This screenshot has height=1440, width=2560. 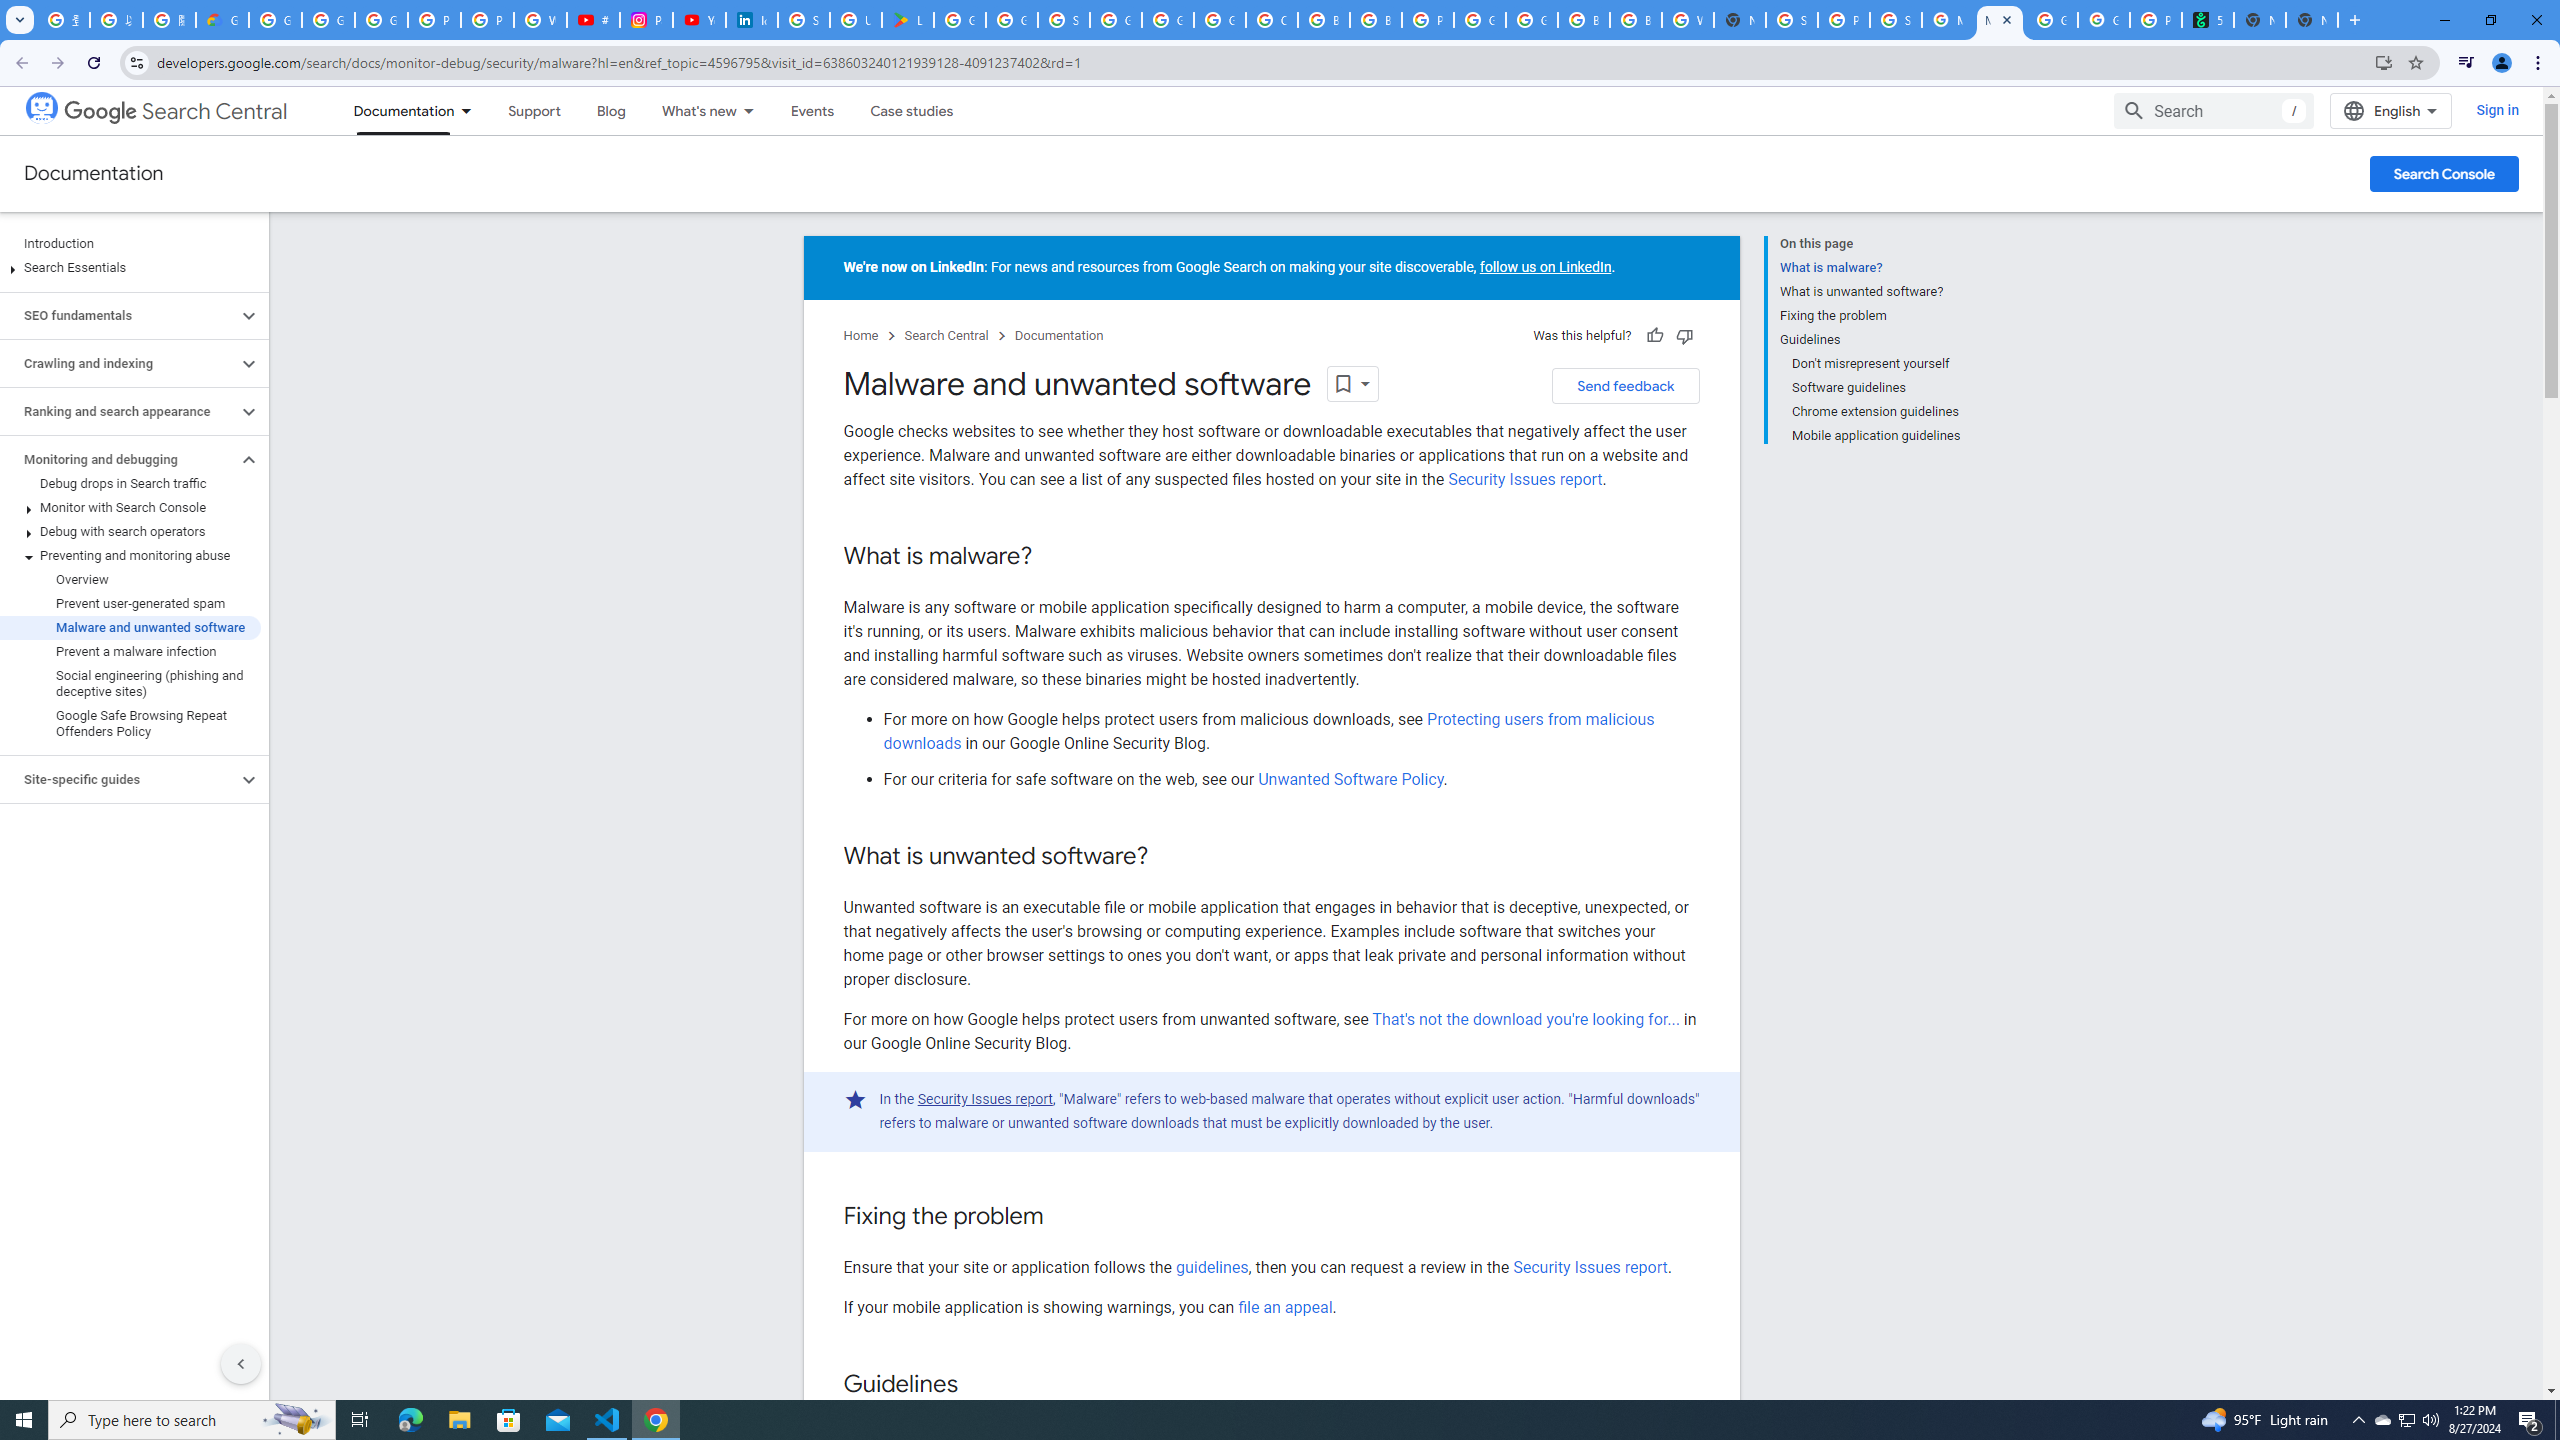 What do you see at coordinates (1683, 336) in the screenshot?
I see `'Not helpful'` at bounding box center [1683, 336].